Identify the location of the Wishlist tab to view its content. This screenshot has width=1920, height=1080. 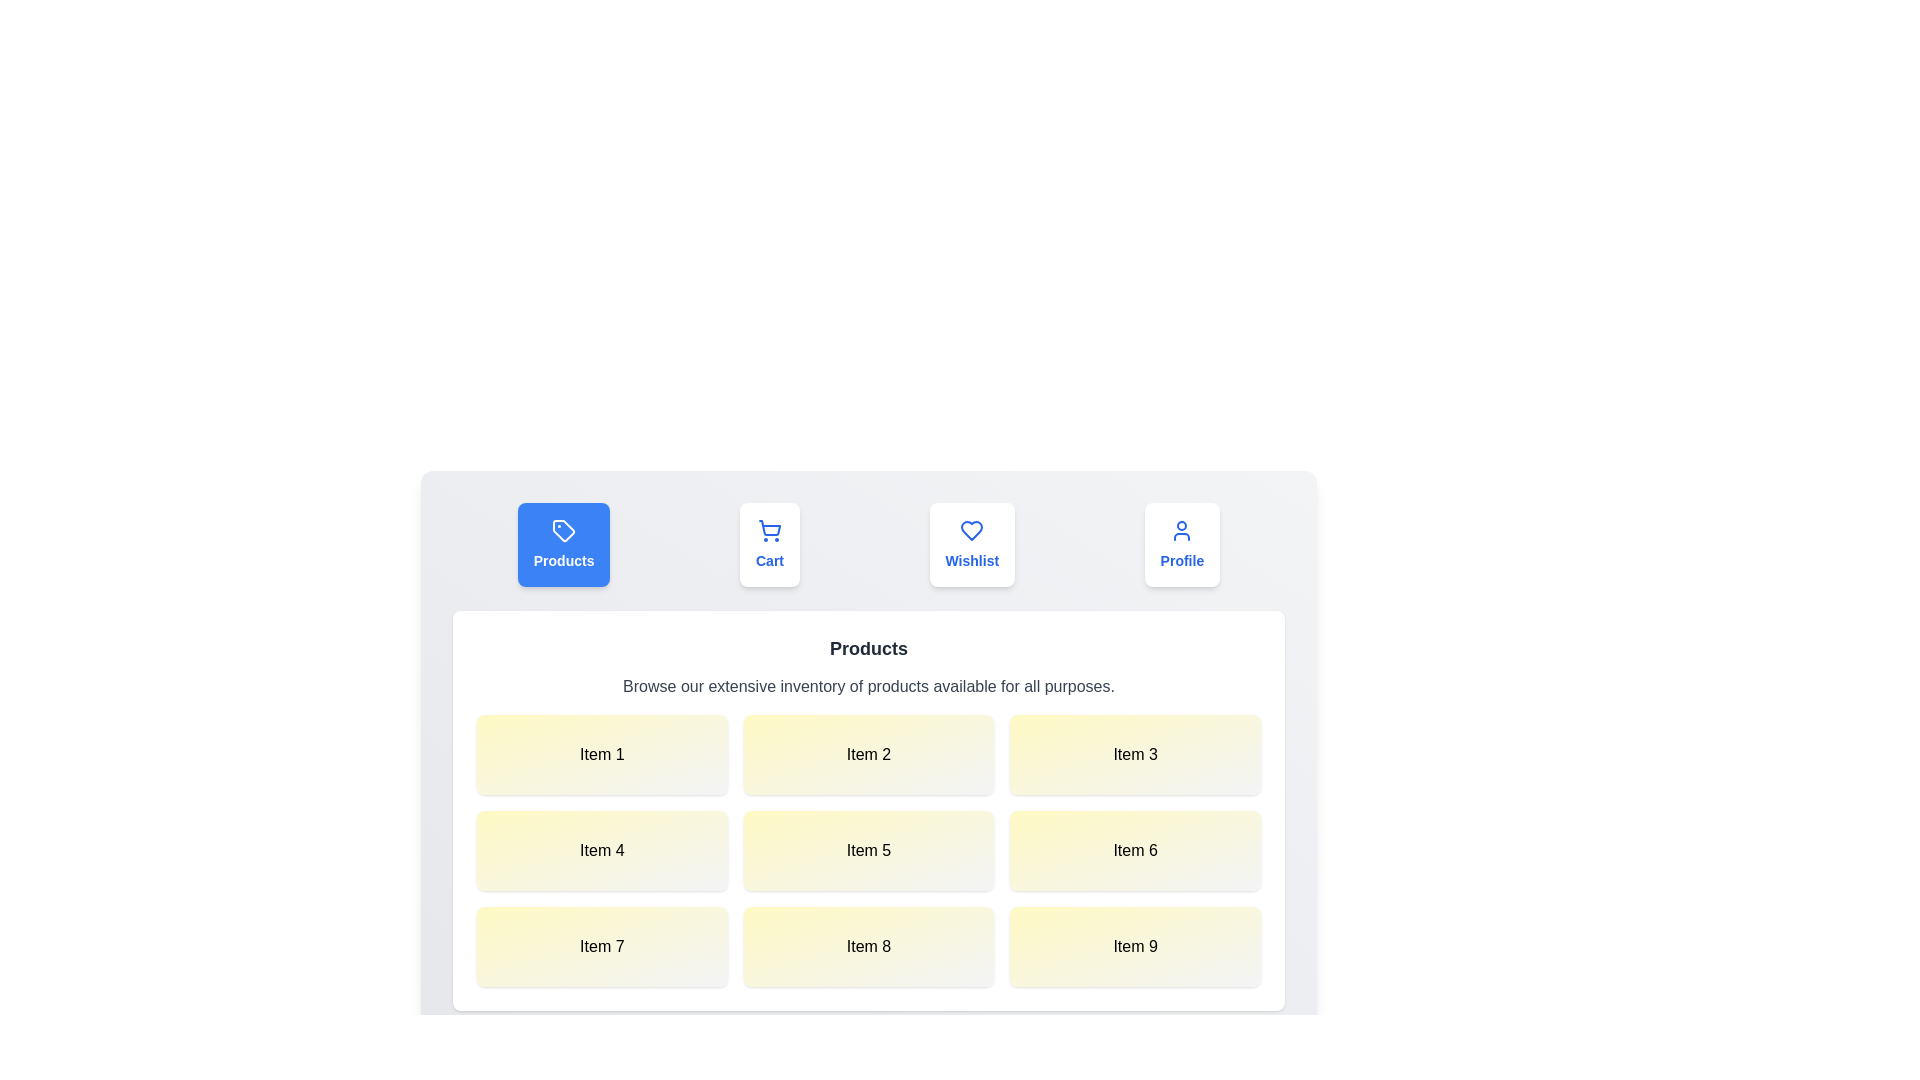
(971, 544).